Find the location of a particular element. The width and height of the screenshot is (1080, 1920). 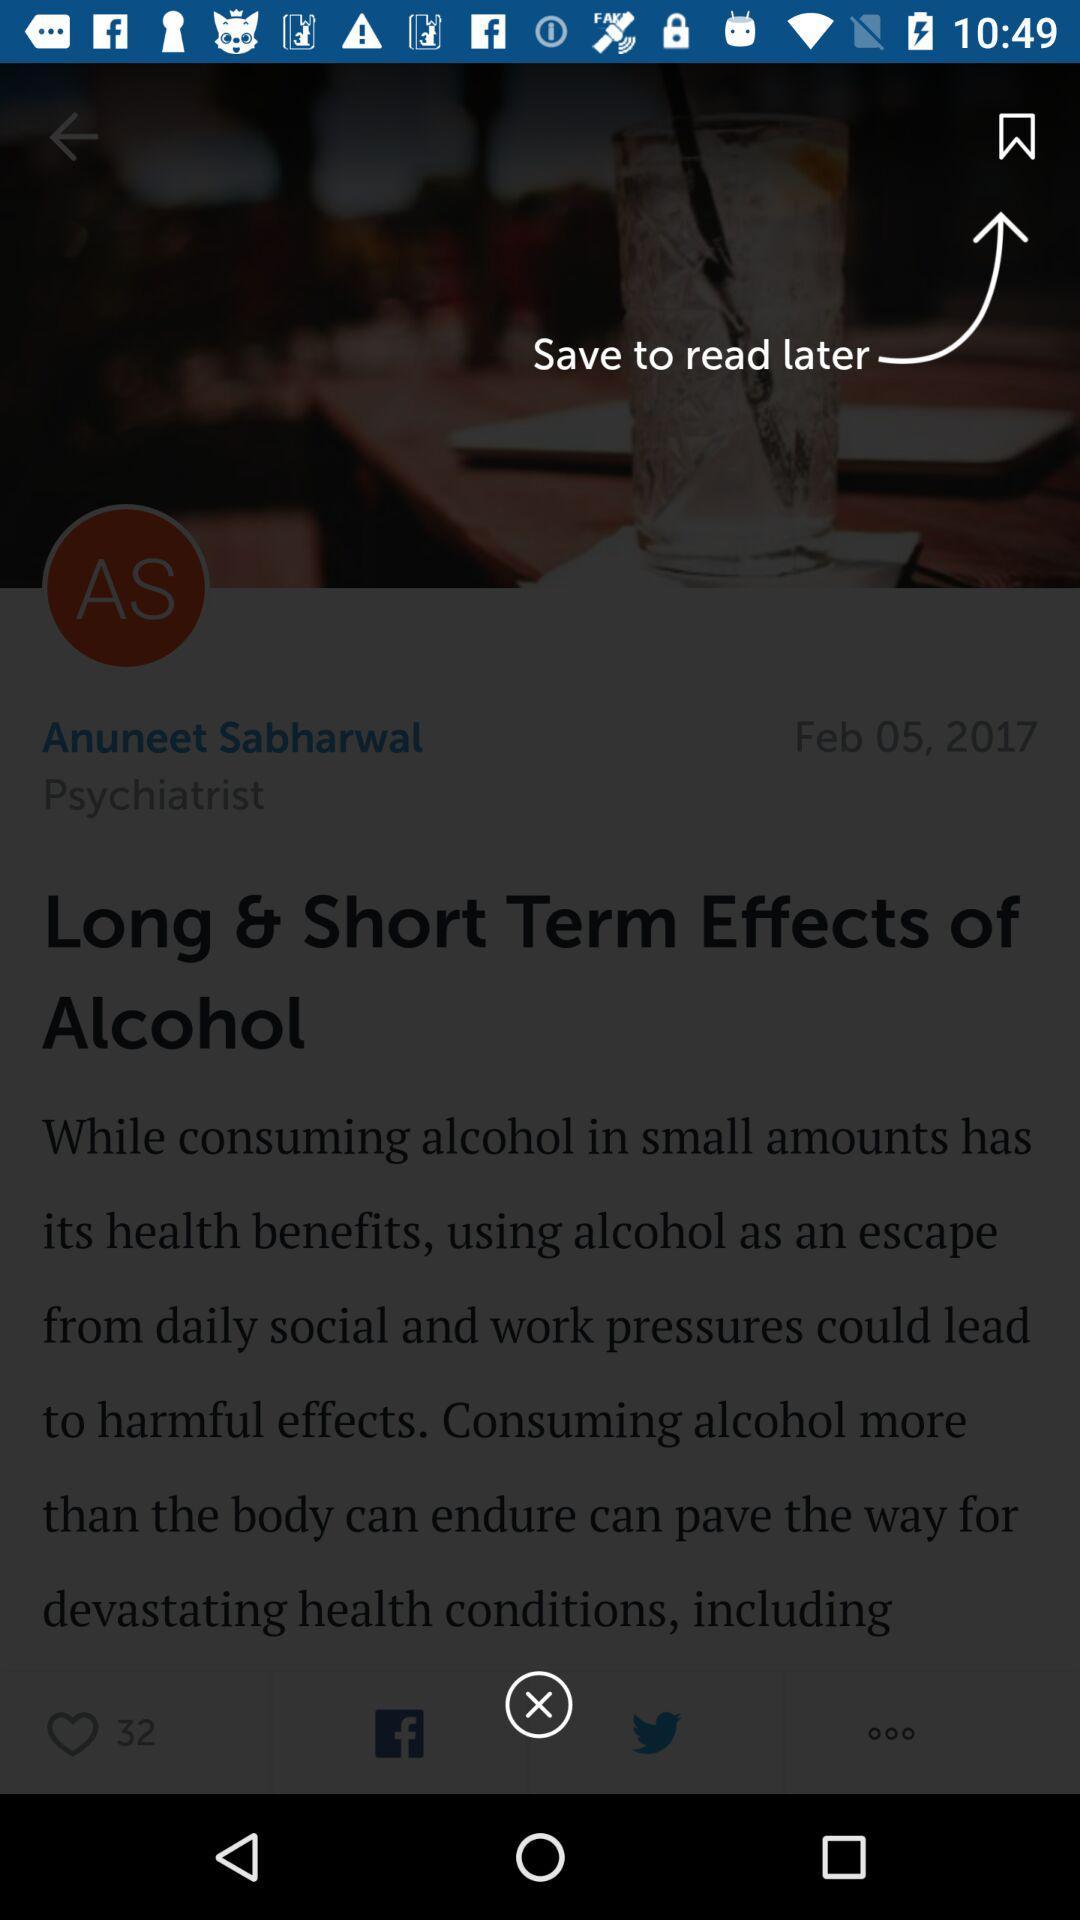

more options is located at coordinates (890, 1732).